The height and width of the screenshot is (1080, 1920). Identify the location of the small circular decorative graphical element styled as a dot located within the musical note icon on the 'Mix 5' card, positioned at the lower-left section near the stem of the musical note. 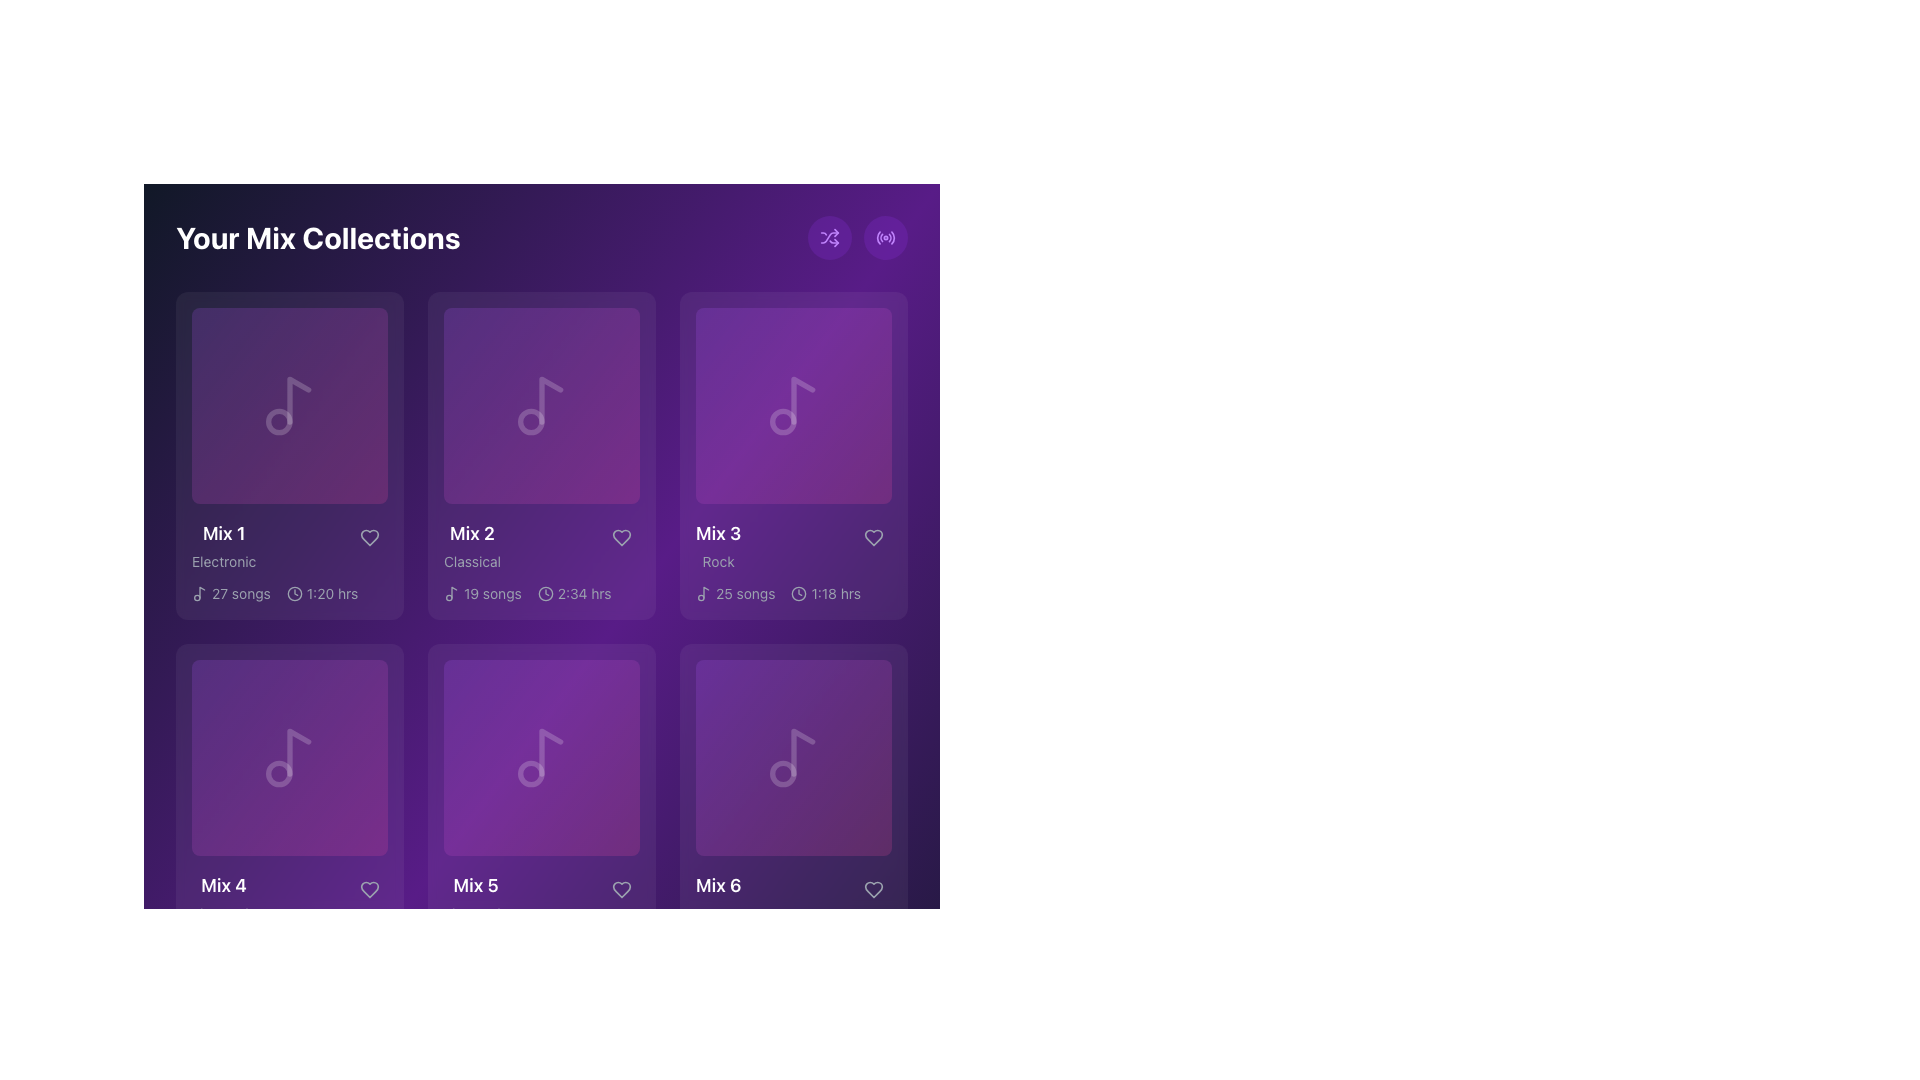
(531, 773).